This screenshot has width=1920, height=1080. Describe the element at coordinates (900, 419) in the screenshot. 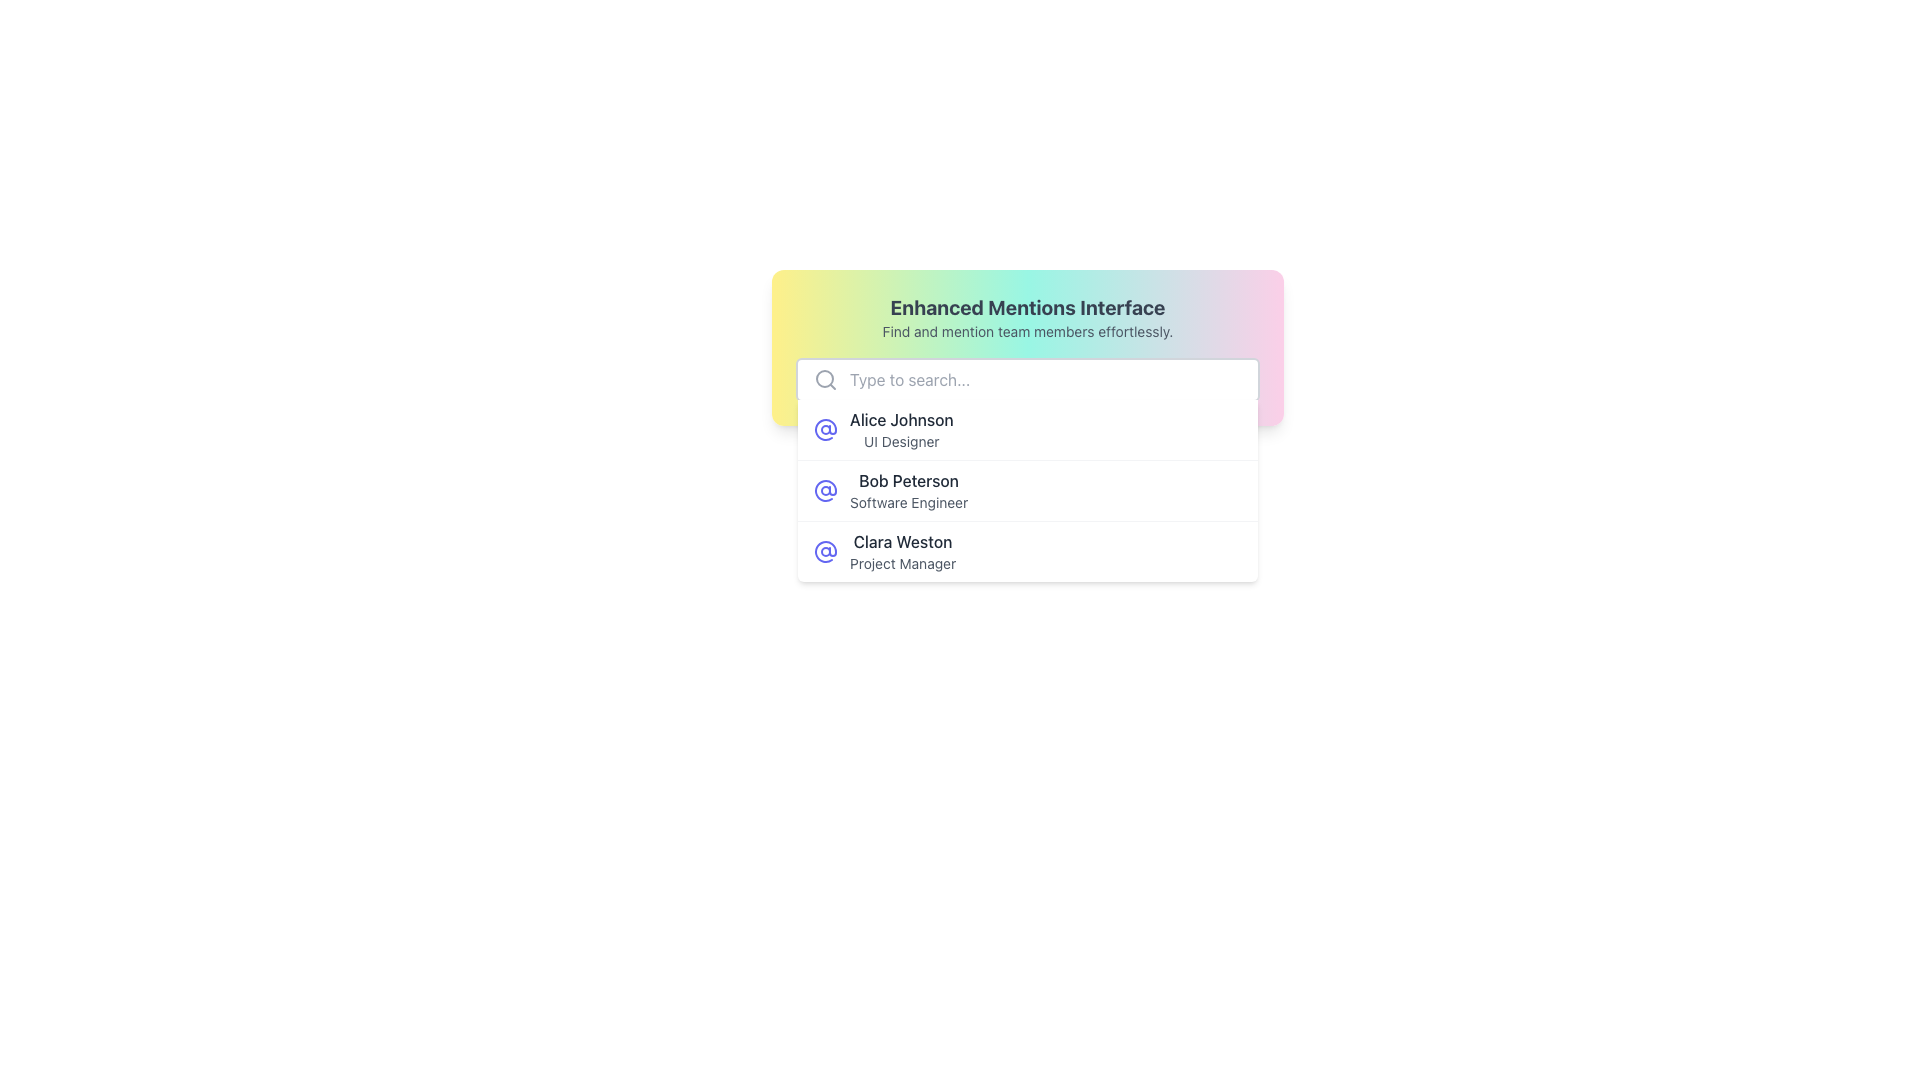

I see `text content of the topmost entry in the dropdown selection interface, specifically identifying 'Alice Johnson' as the user` at that location.